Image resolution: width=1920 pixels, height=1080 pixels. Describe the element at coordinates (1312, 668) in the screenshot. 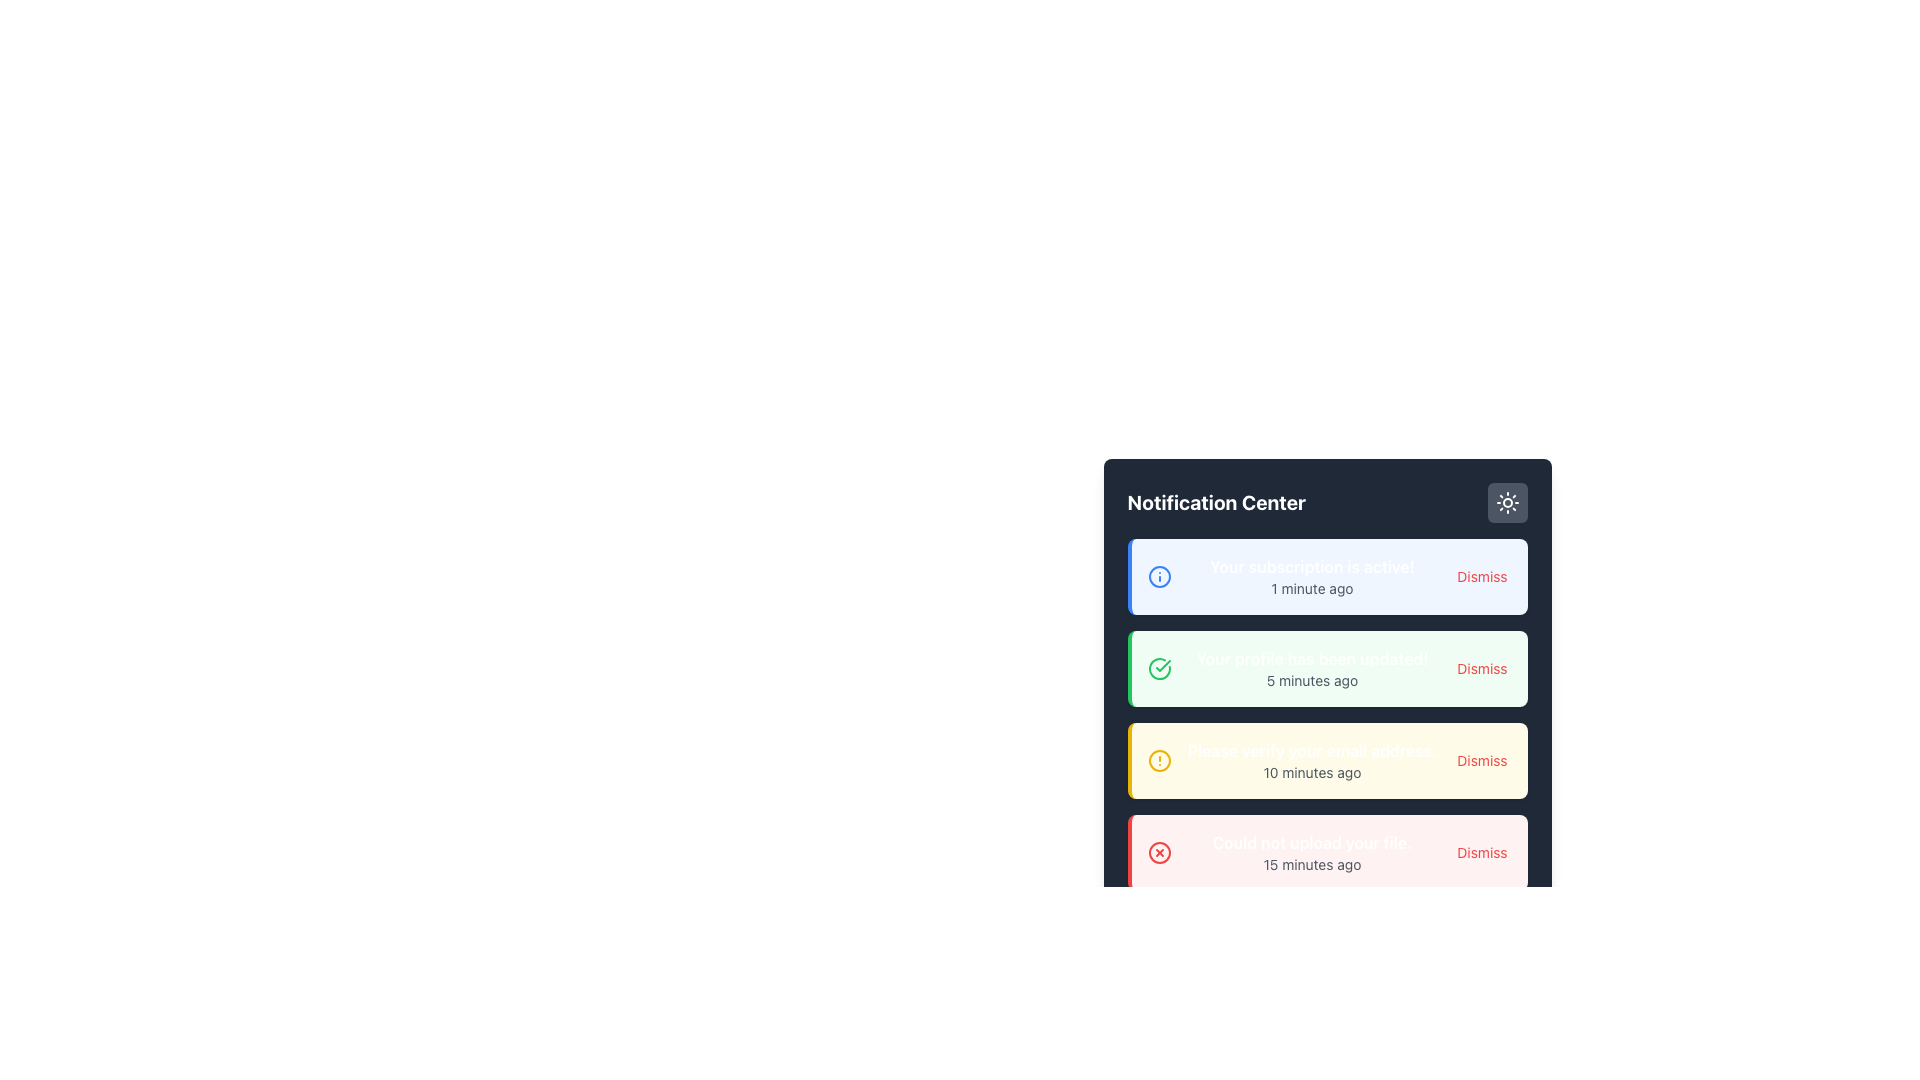

I see `notification message in the text element located in the second row of the notifications panel, which informs users about a recent profile update` at that location.